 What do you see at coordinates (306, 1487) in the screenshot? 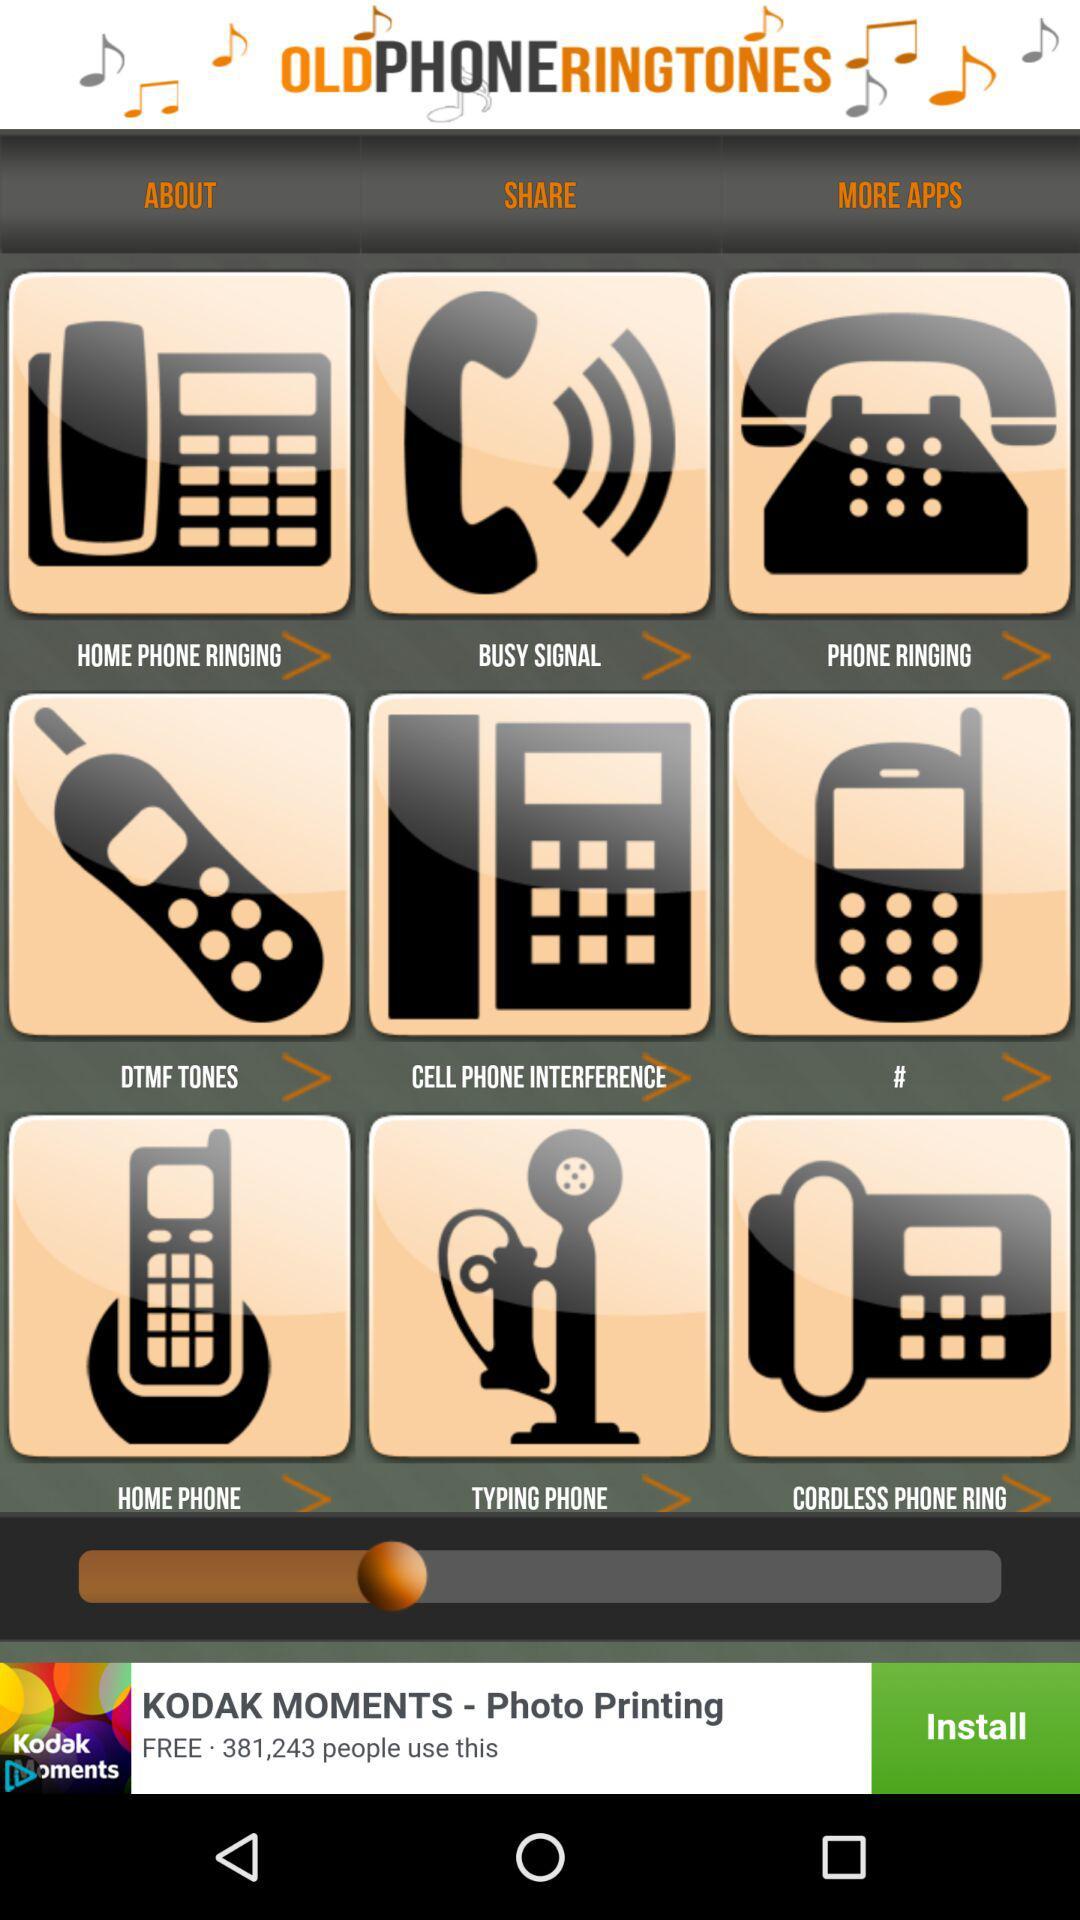
I see `home phone option` at bounding box center [306, 1487].